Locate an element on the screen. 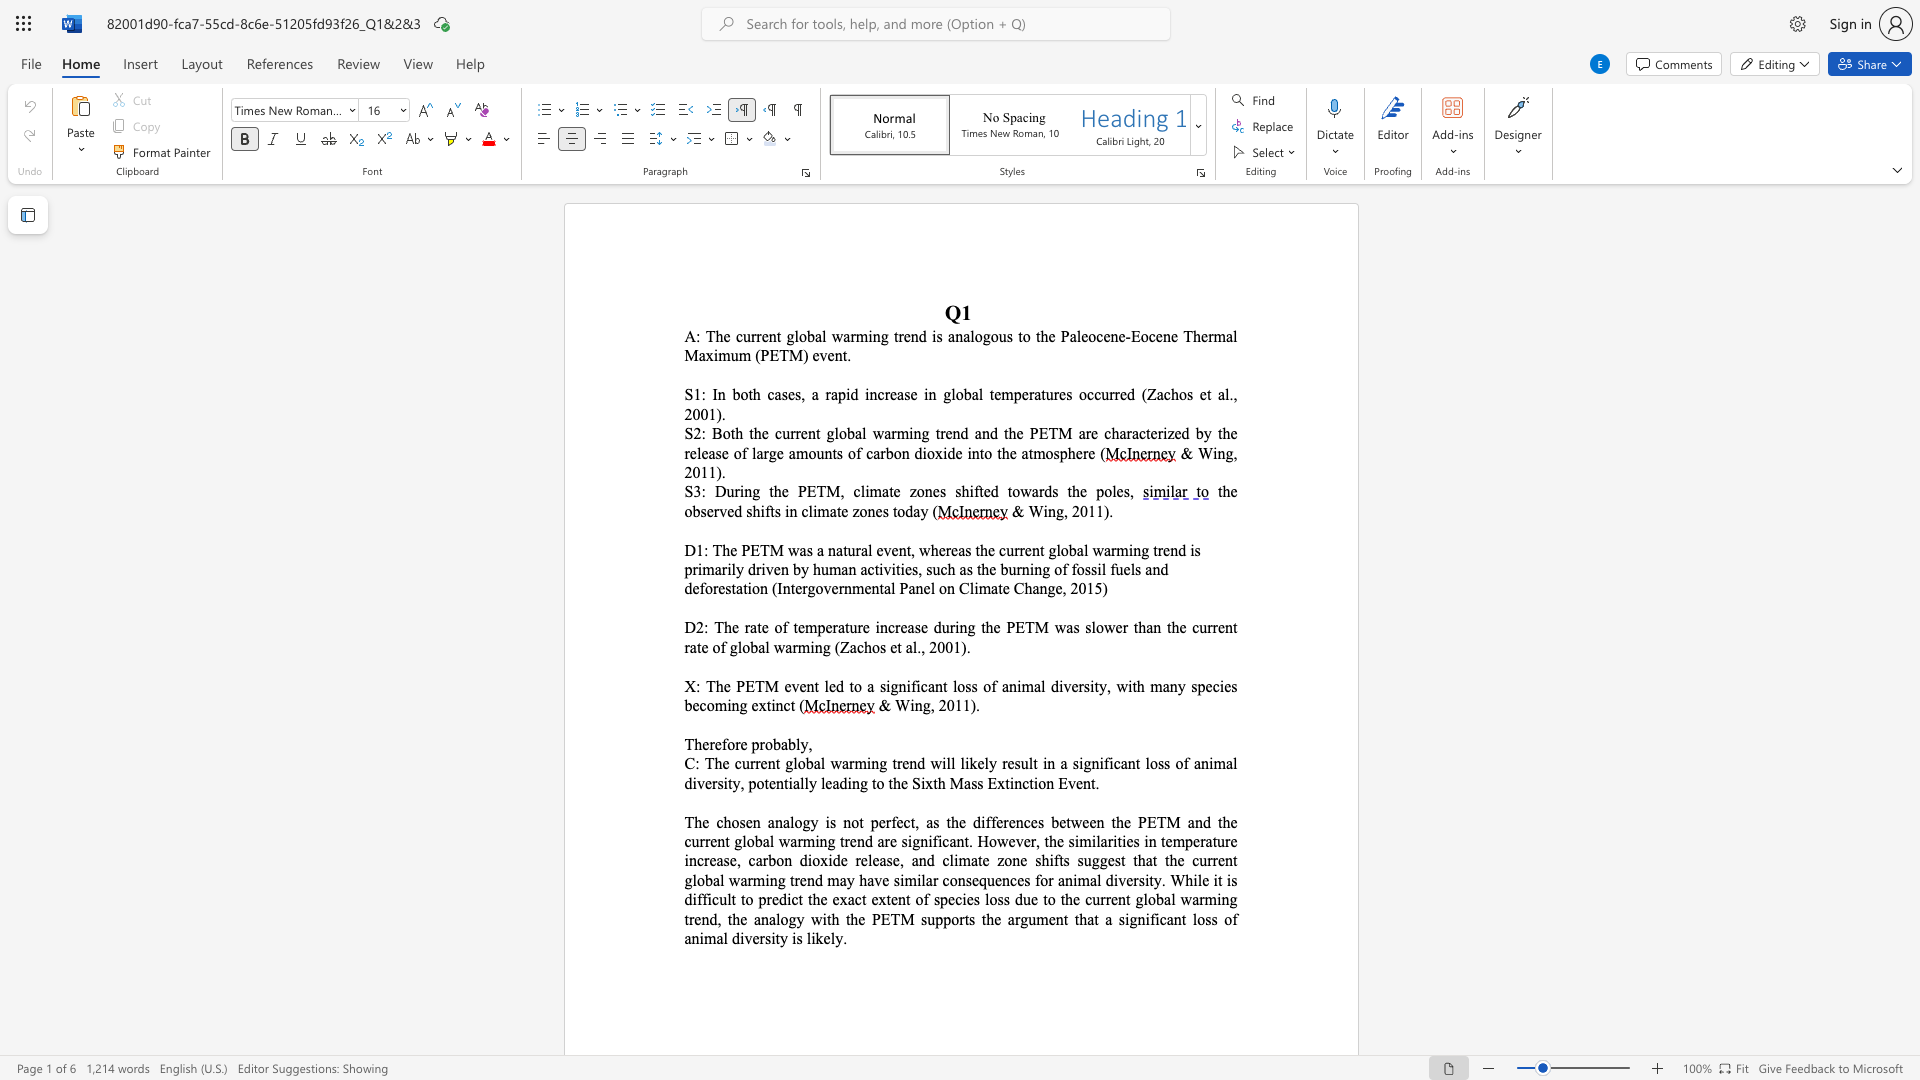 This screenshot has height=1080, width=1920. the subset text "hile it is diff" within the text "significant. However, the similarities in temperature increase, carbon dioxide release, and climate zone shifts suggest that the current global warming trend may have similar consequences for animal diversity. While it is difficult to predict the exact ex" is located at coordinates (1185, 879).